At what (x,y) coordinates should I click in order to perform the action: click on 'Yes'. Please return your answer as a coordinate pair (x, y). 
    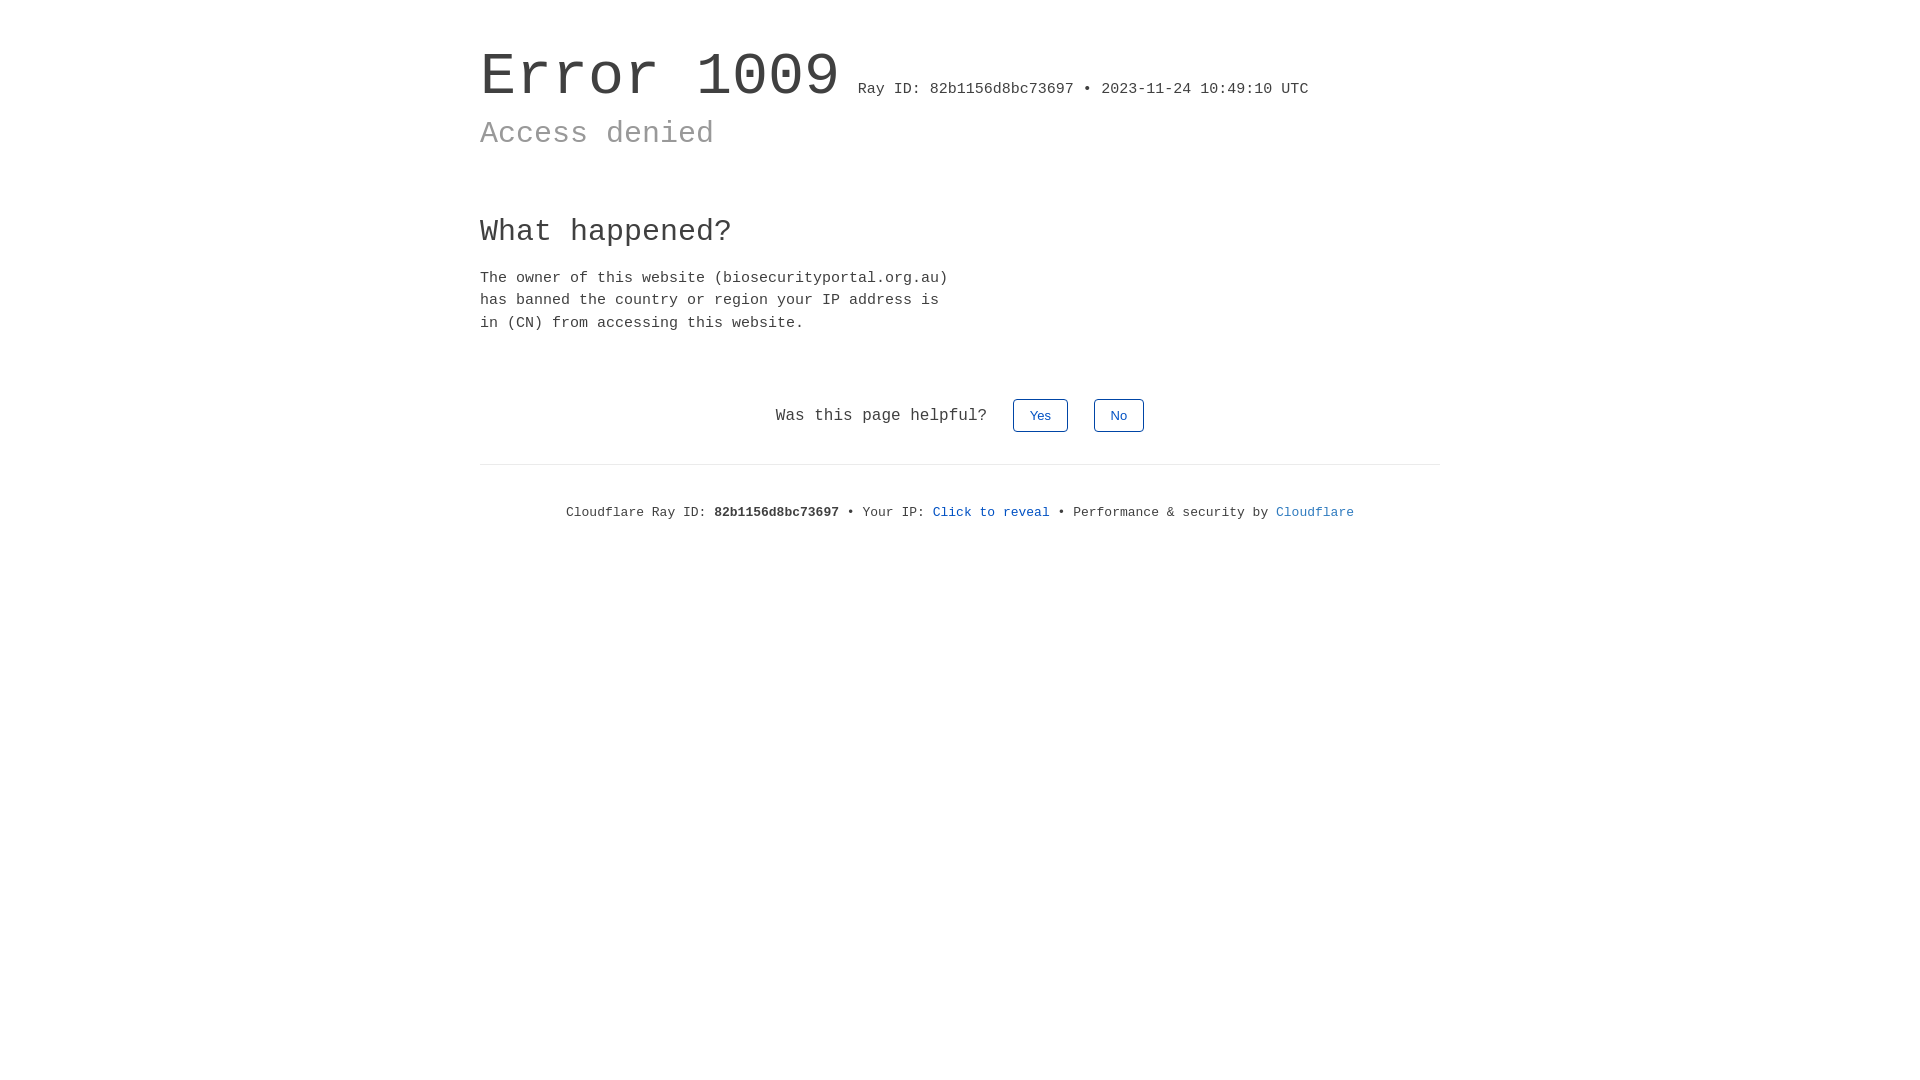
    Looking at the image, I should click on (1012, 414).